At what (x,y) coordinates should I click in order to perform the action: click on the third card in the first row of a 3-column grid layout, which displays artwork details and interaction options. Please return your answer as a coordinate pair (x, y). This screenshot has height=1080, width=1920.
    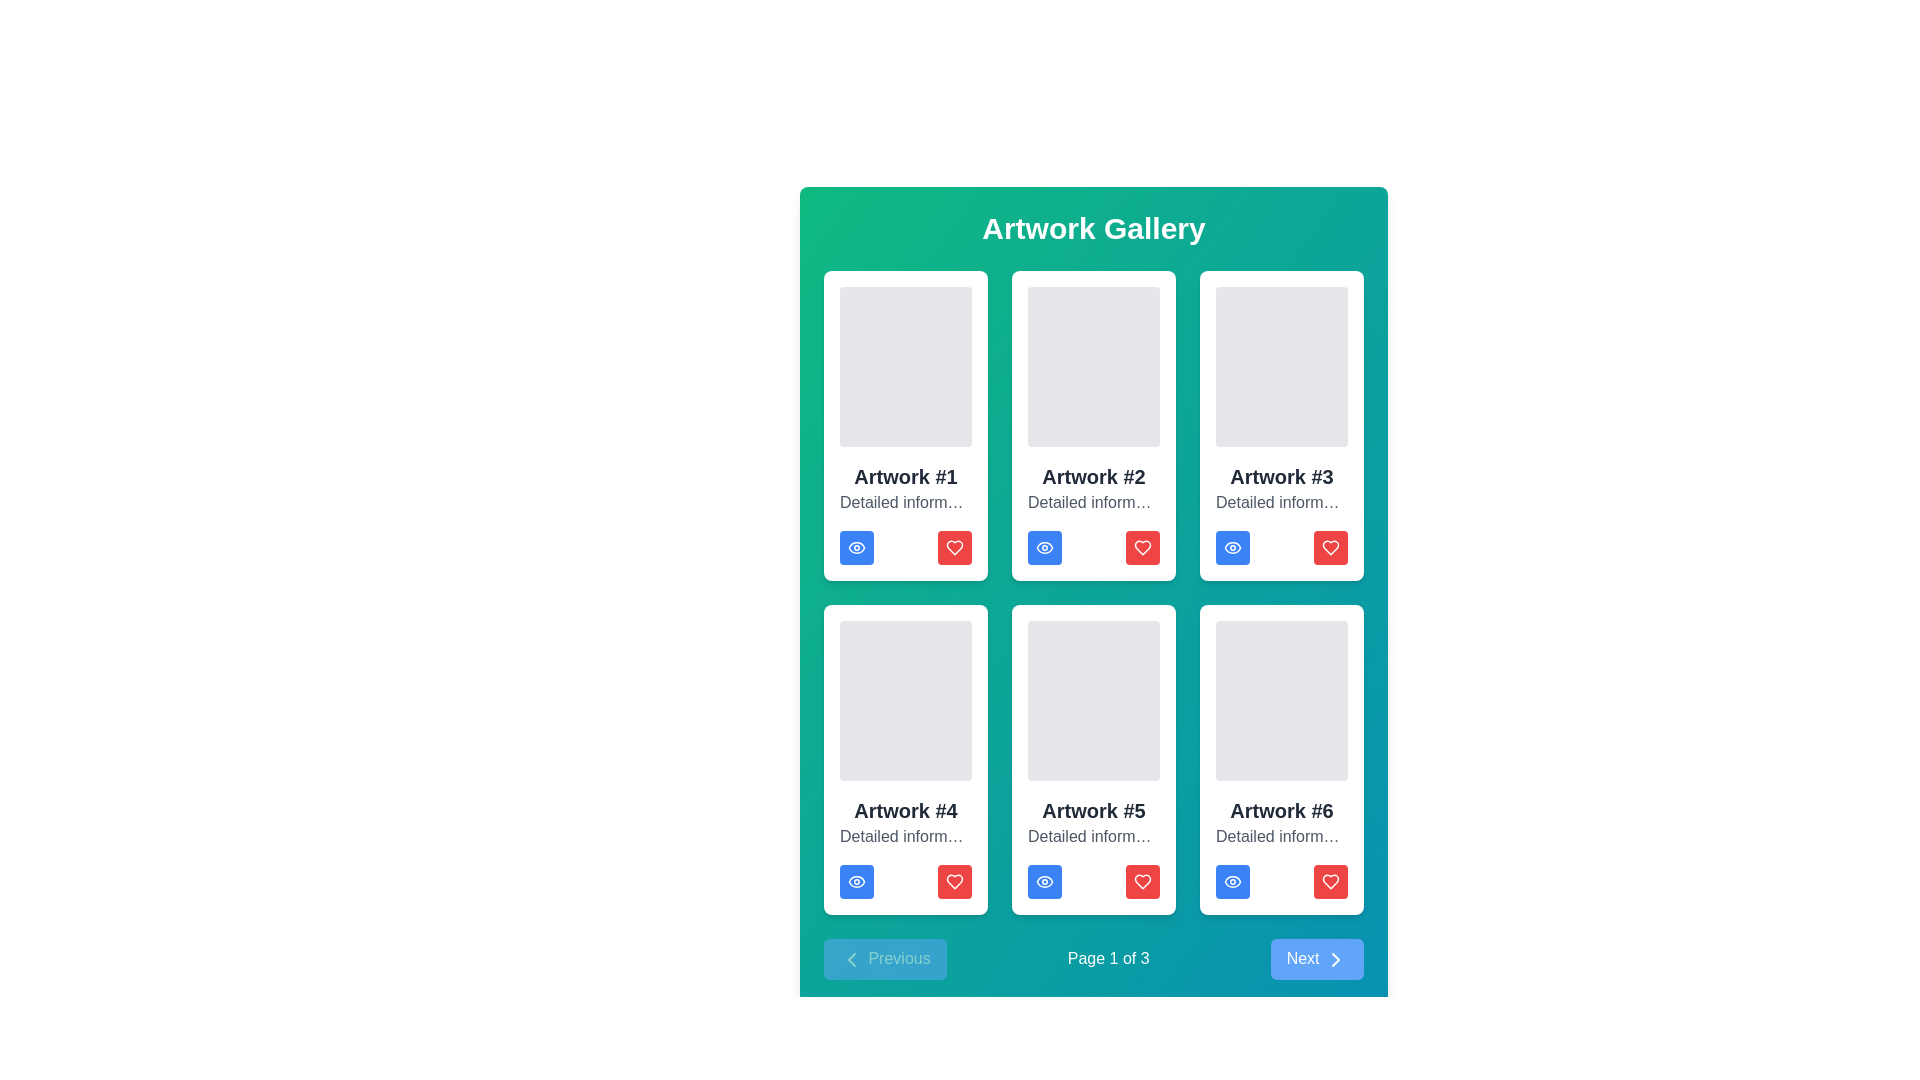
    Looking at the image, I should click on (1281, 424).